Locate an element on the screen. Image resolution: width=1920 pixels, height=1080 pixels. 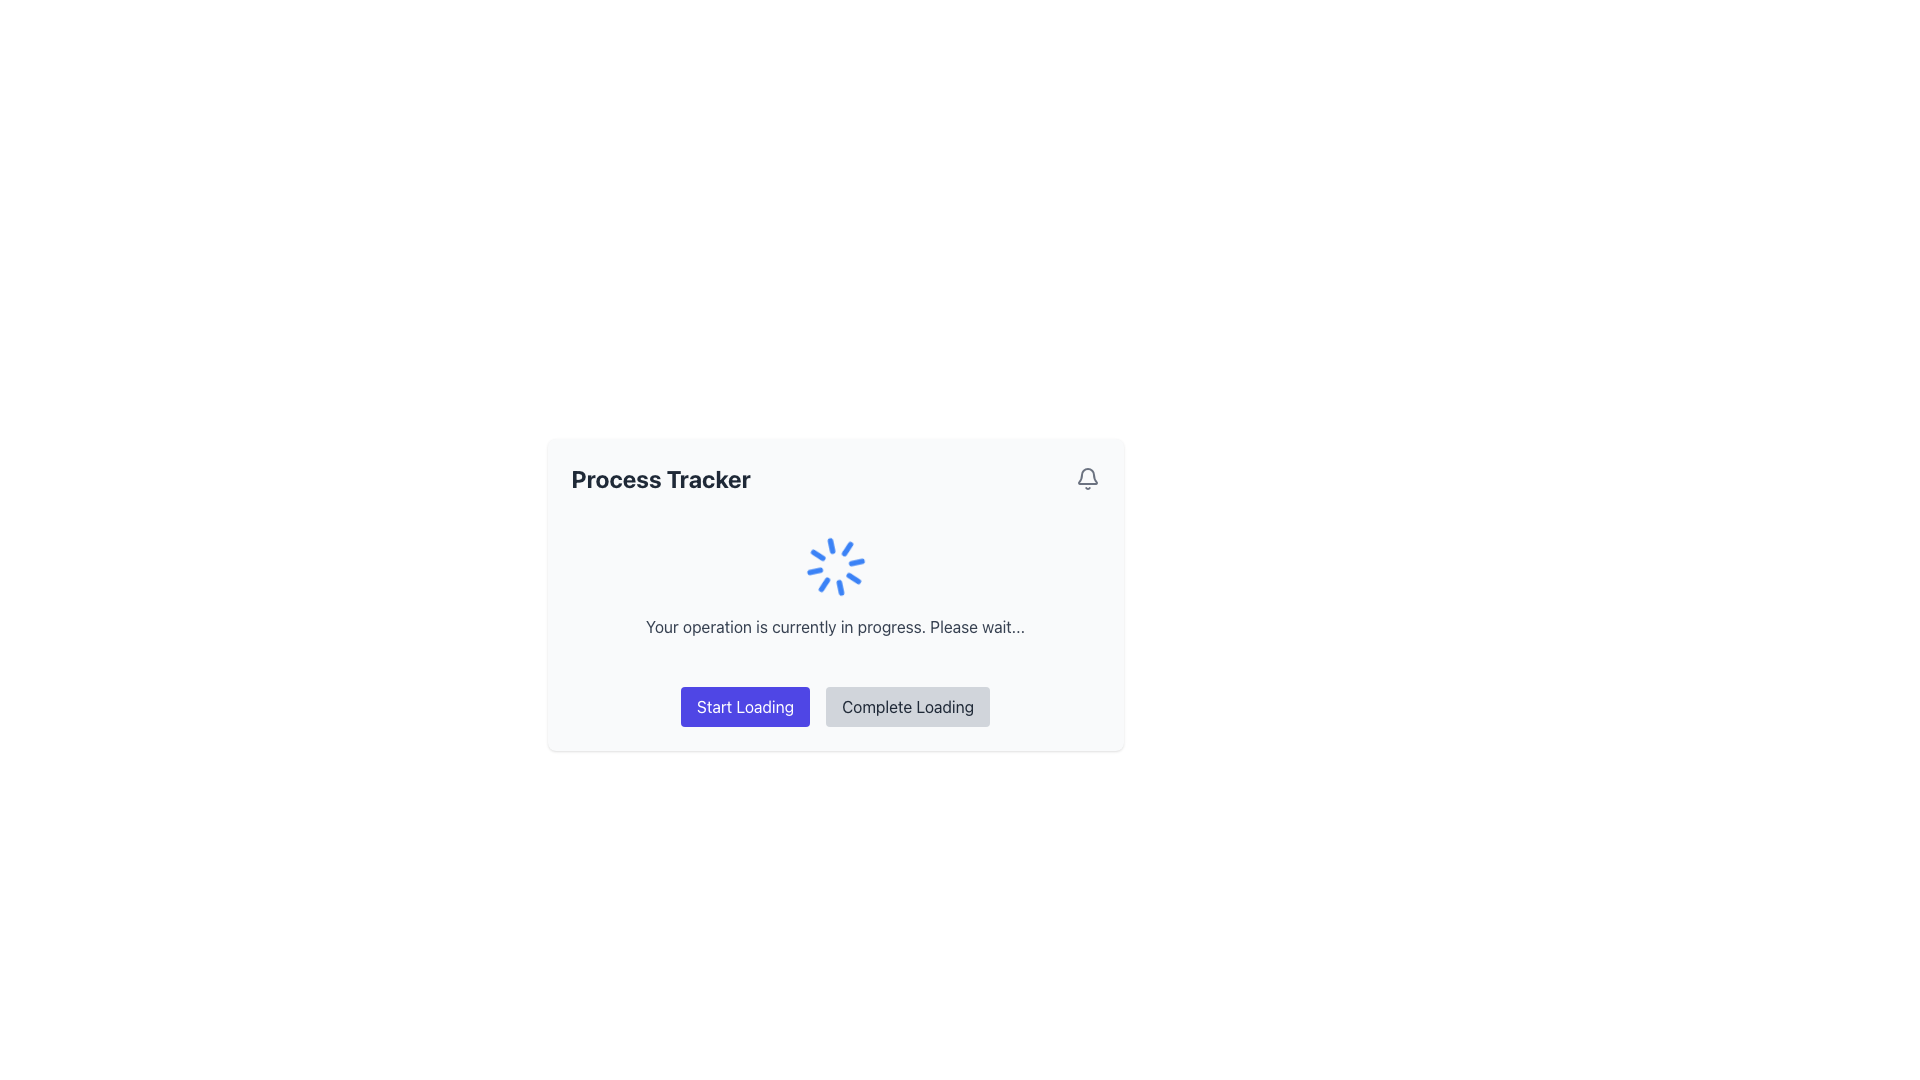
the bold, large text element displaying 'Process Tracker' located at the top-left corner of the card layout is located at coordinates (661, 478).